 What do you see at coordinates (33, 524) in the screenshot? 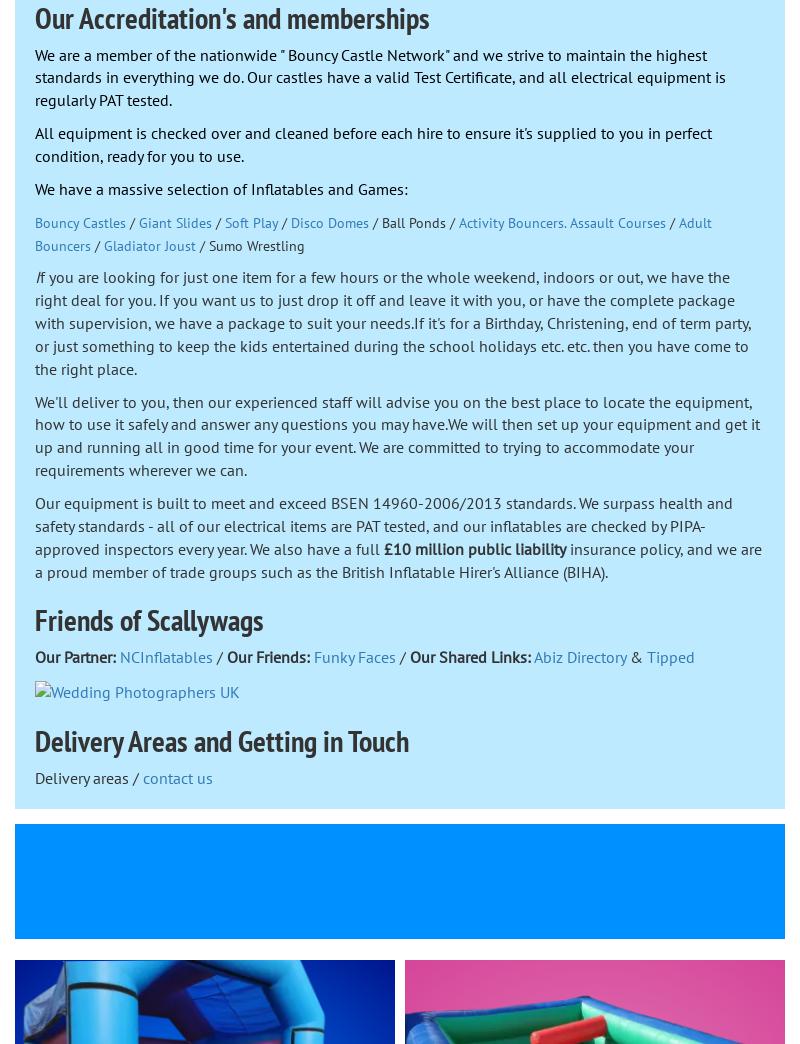
I see `'Our equipment is built to meet and exceed BSEN 14960-2006/2013 standards. We surpass health and safety standards - all of our electrical items are PAT tested, and our inflatables are checked by PIPA-approved inspectors every year. We also have a full'` at bounding box center [33, 524].